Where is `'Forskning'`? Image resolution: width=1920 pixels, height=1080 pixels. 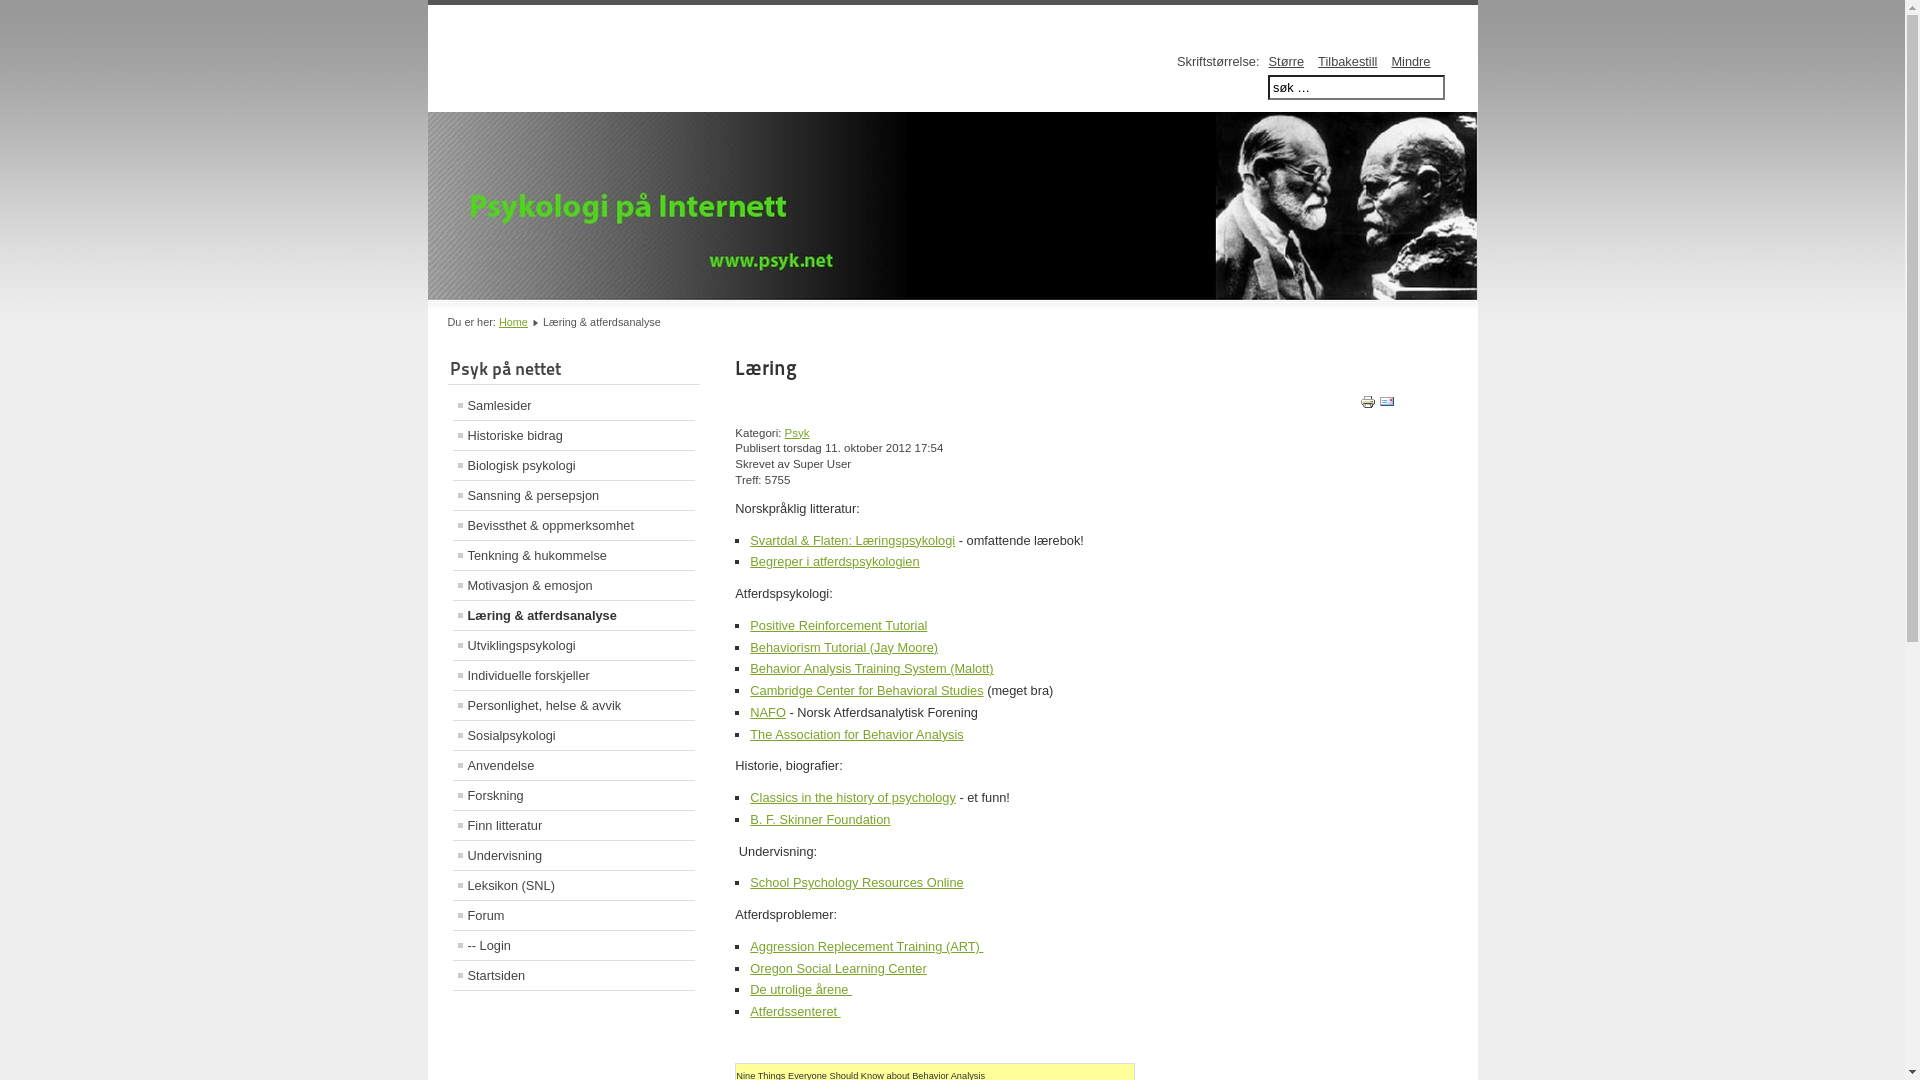 'Forskning' is located at coordinates (572, 794).